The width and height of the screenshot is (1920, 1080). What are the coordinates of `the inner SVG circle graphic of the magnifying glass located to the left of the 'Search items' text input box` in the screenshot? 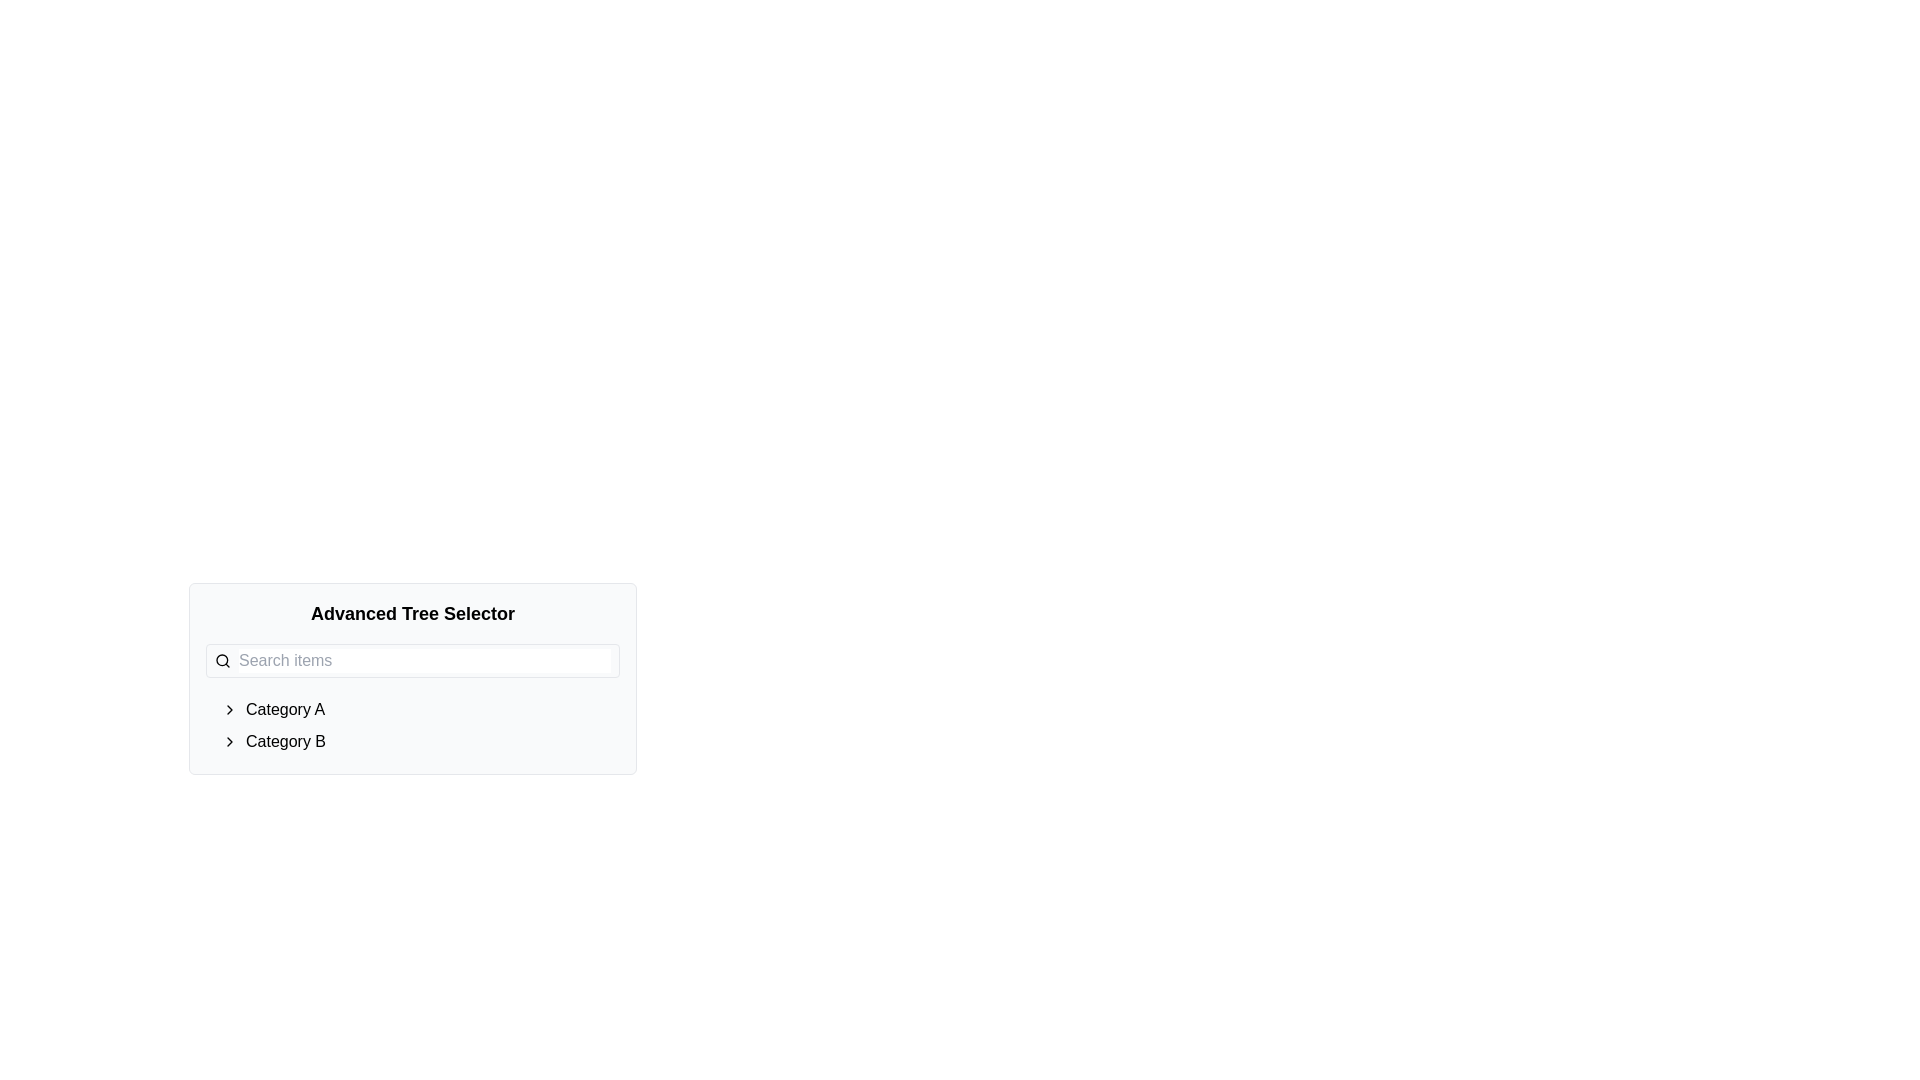 It's located at (222, 660).